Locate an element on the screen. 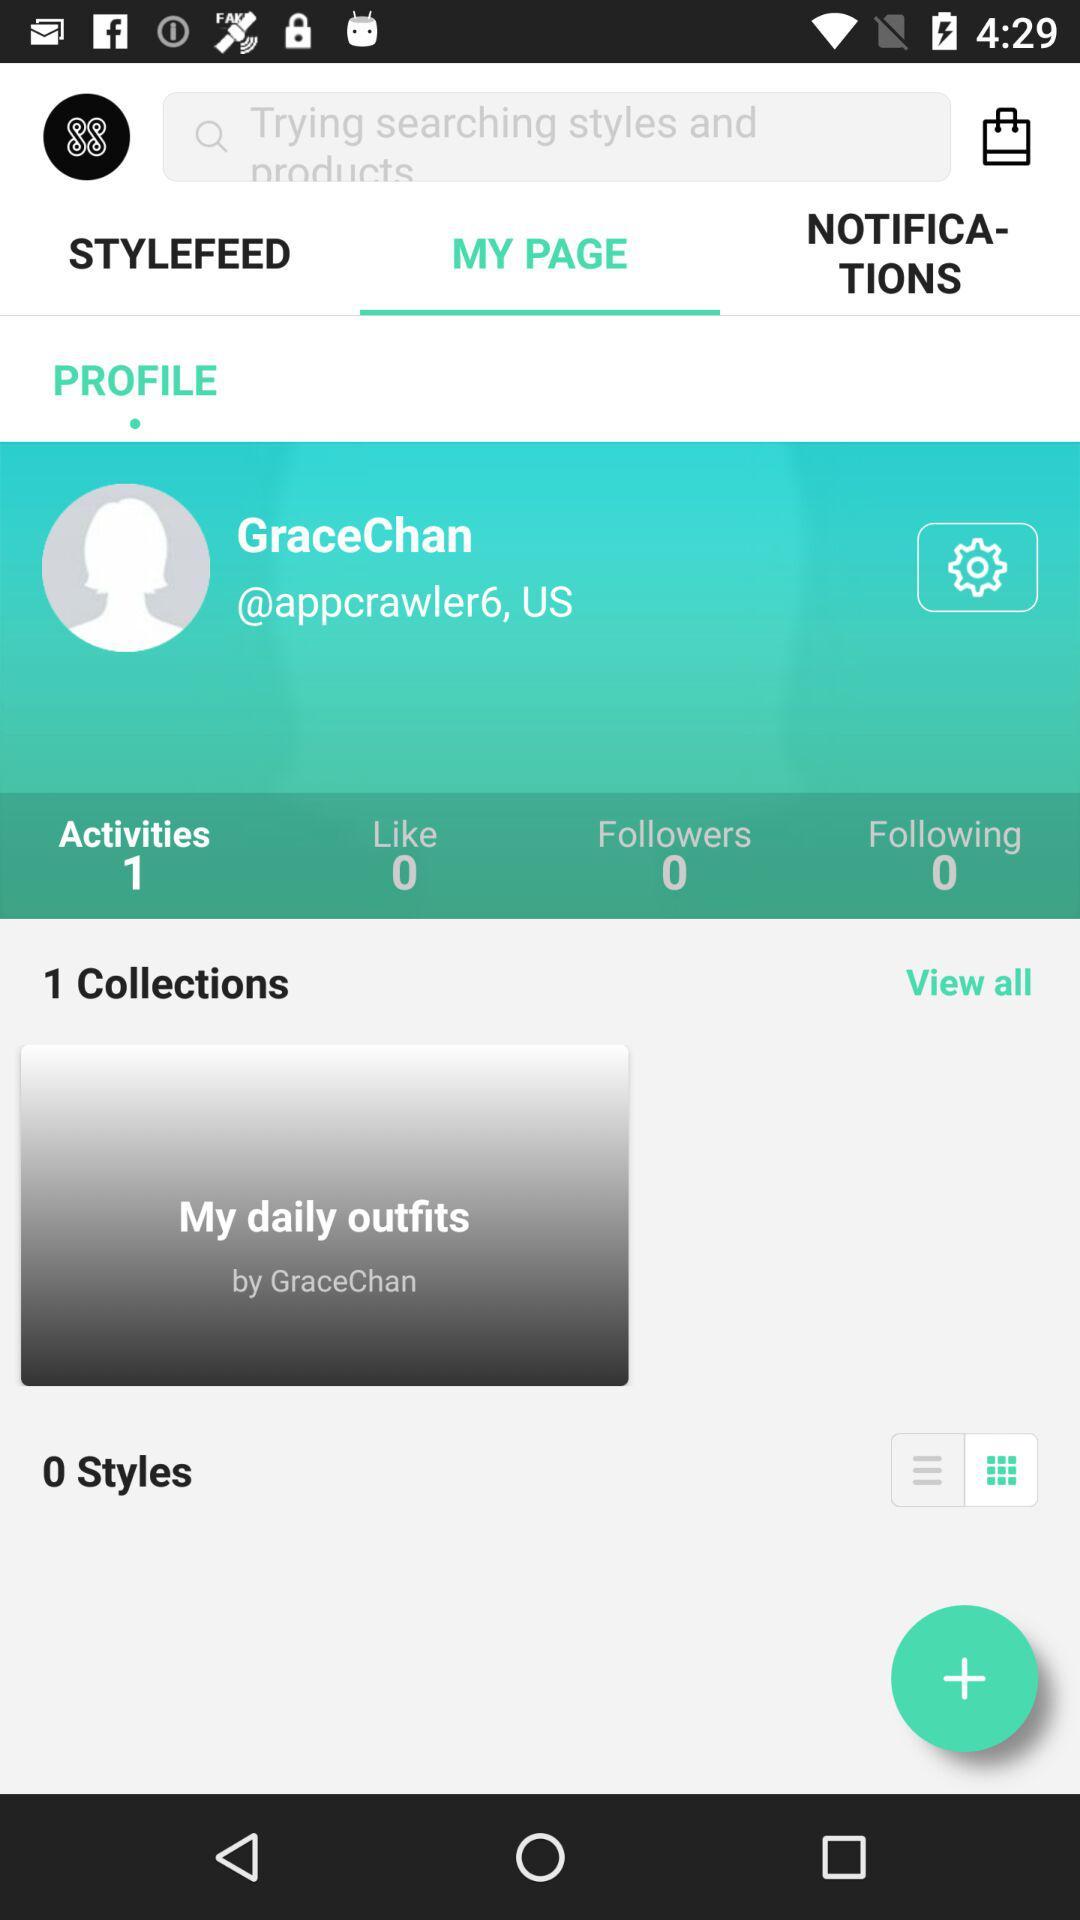 The height and width of the screenshot is (1920, 1080). settings is located at coordinates (976, 566).